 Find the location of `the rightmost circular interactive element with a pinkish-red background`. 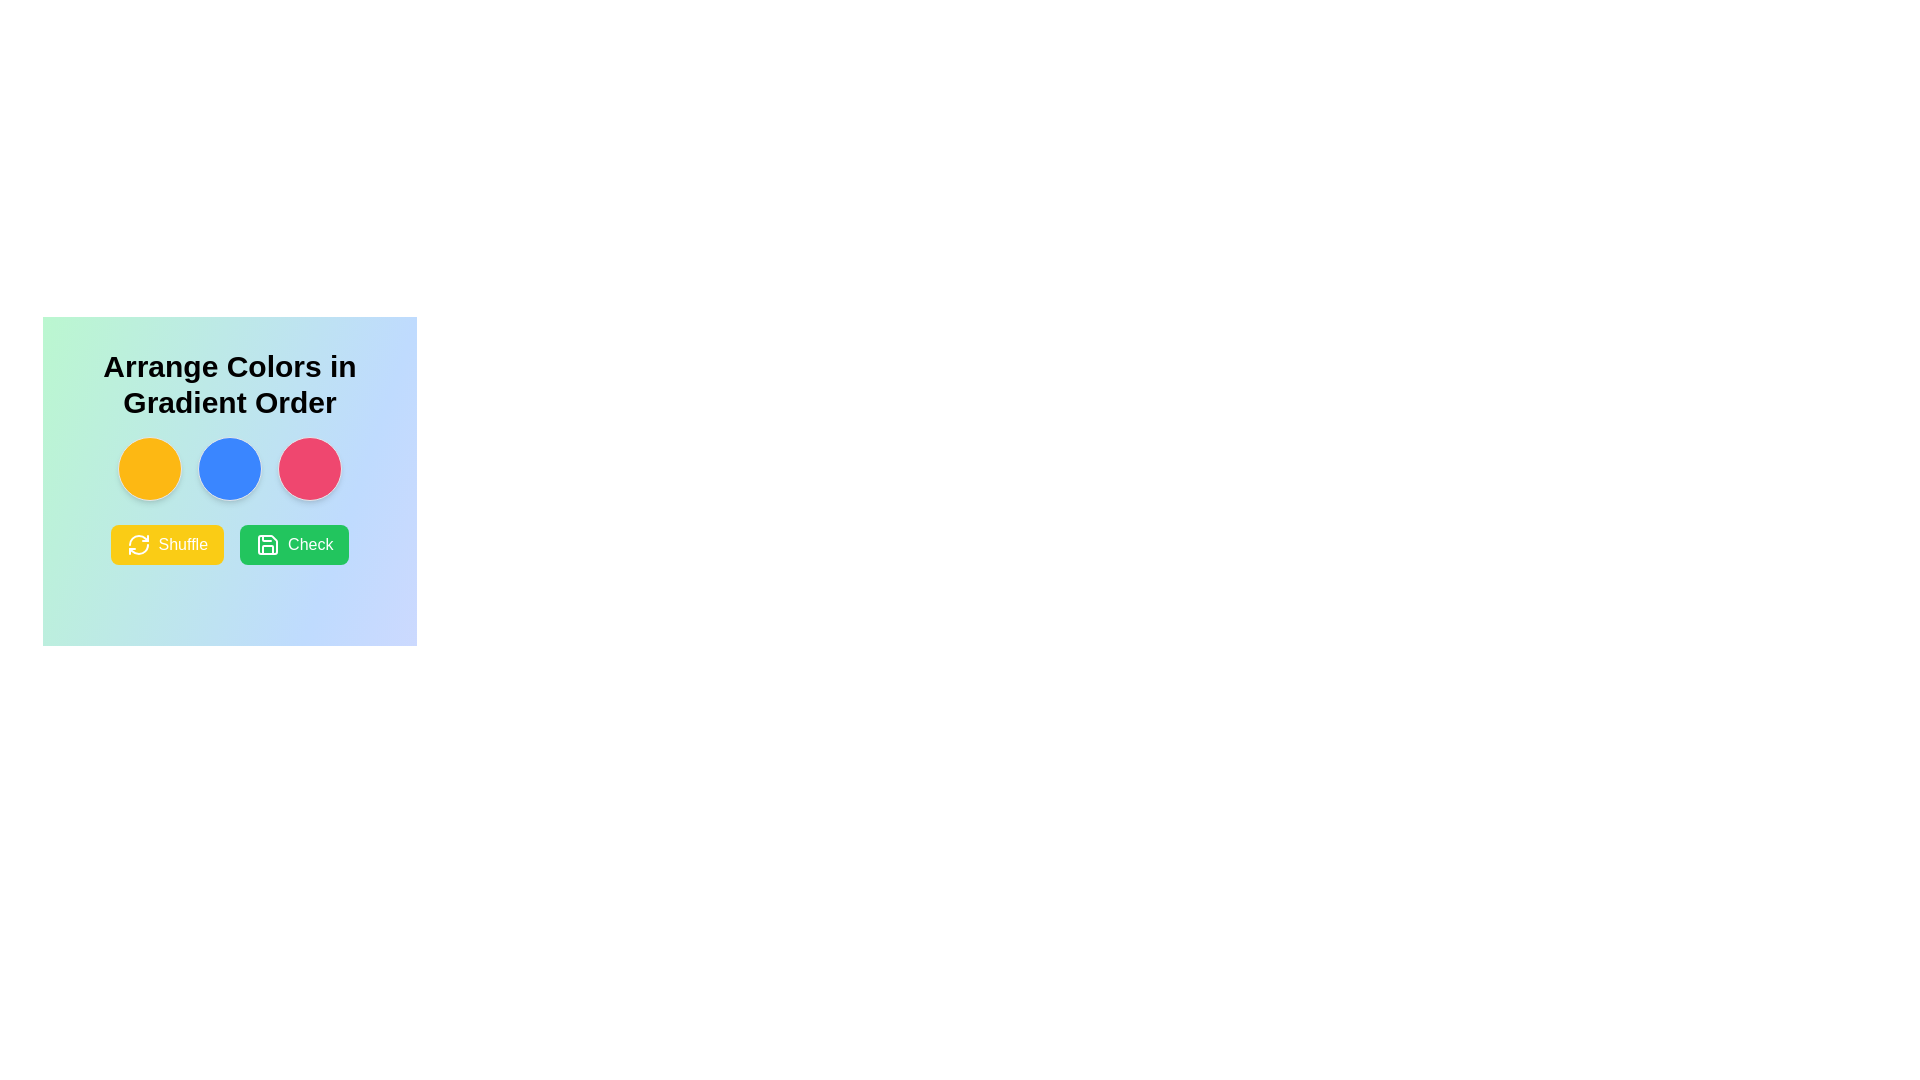

the rightmost circular interactive element with a pinkish-red background is located at coordinates (309, 469).